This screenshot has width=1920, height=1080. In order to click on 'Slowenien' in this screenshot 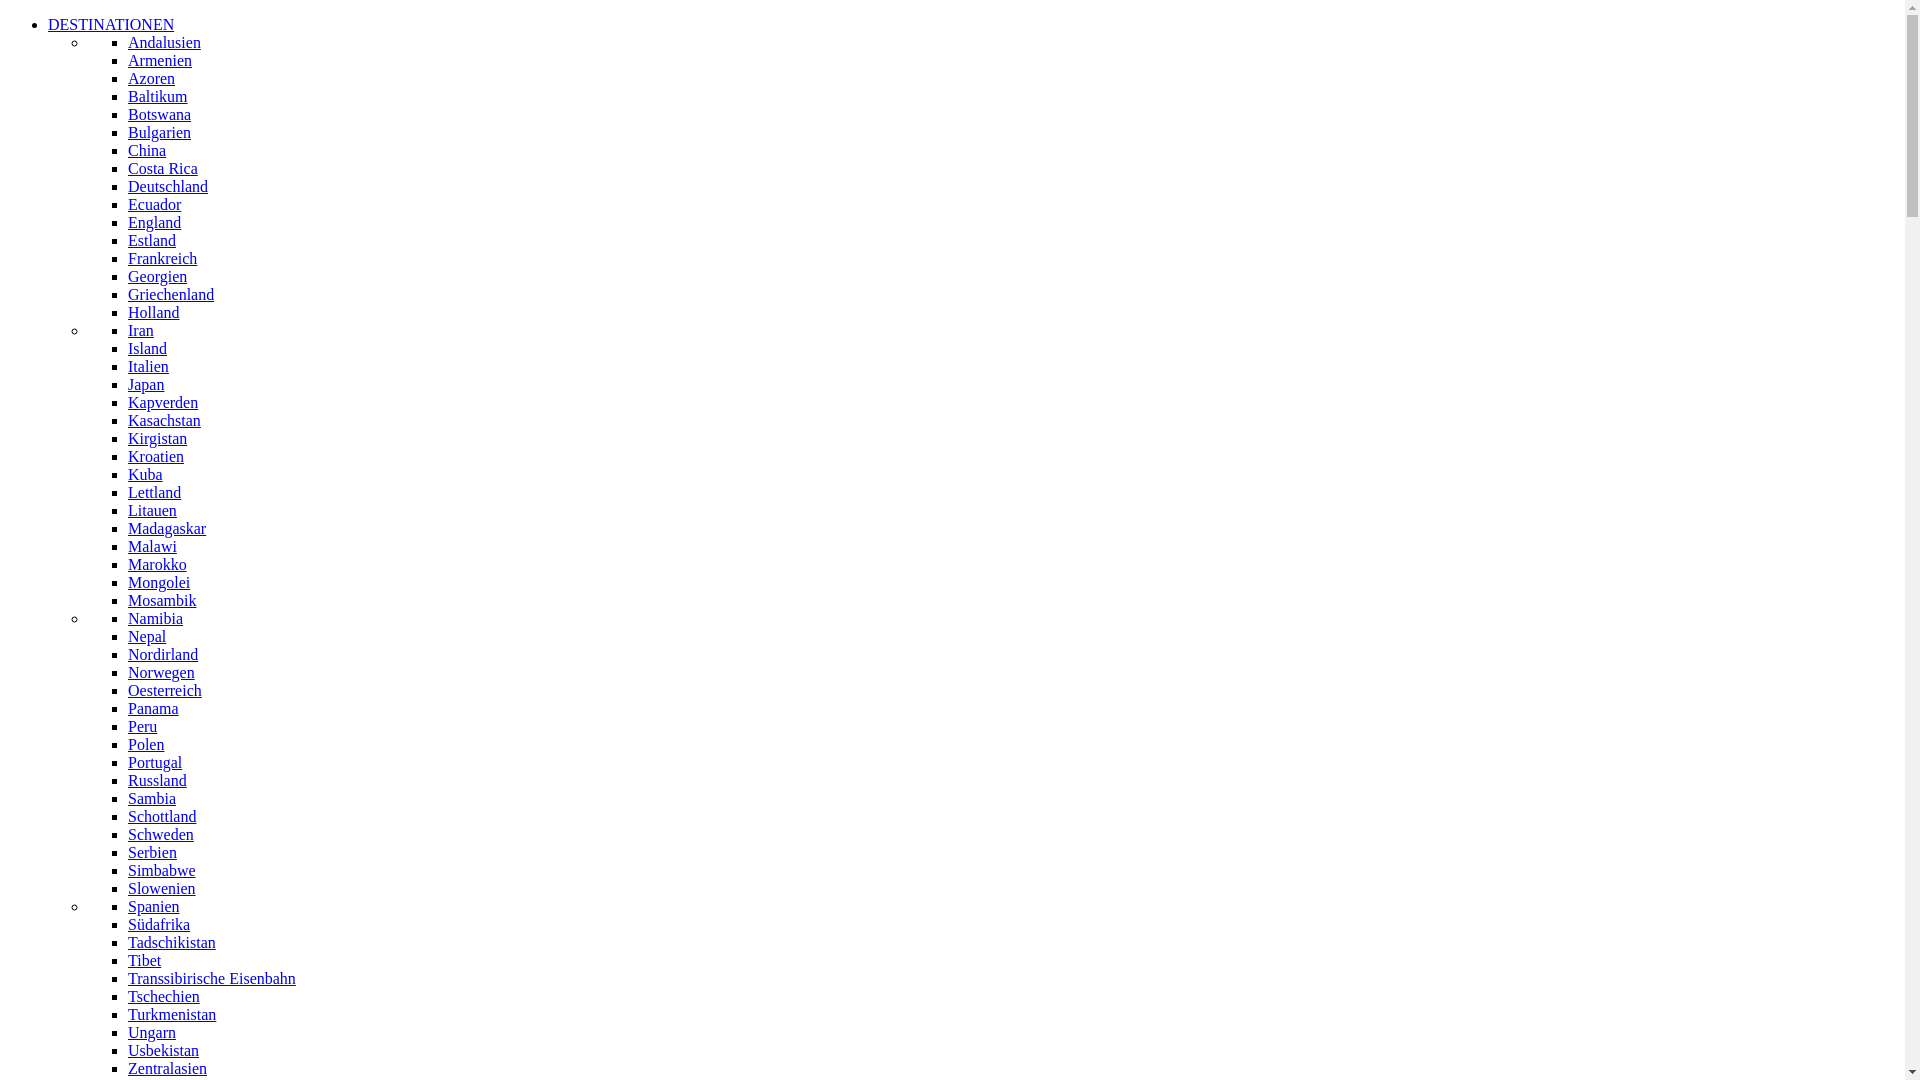, I will do `click(127, 887)`.